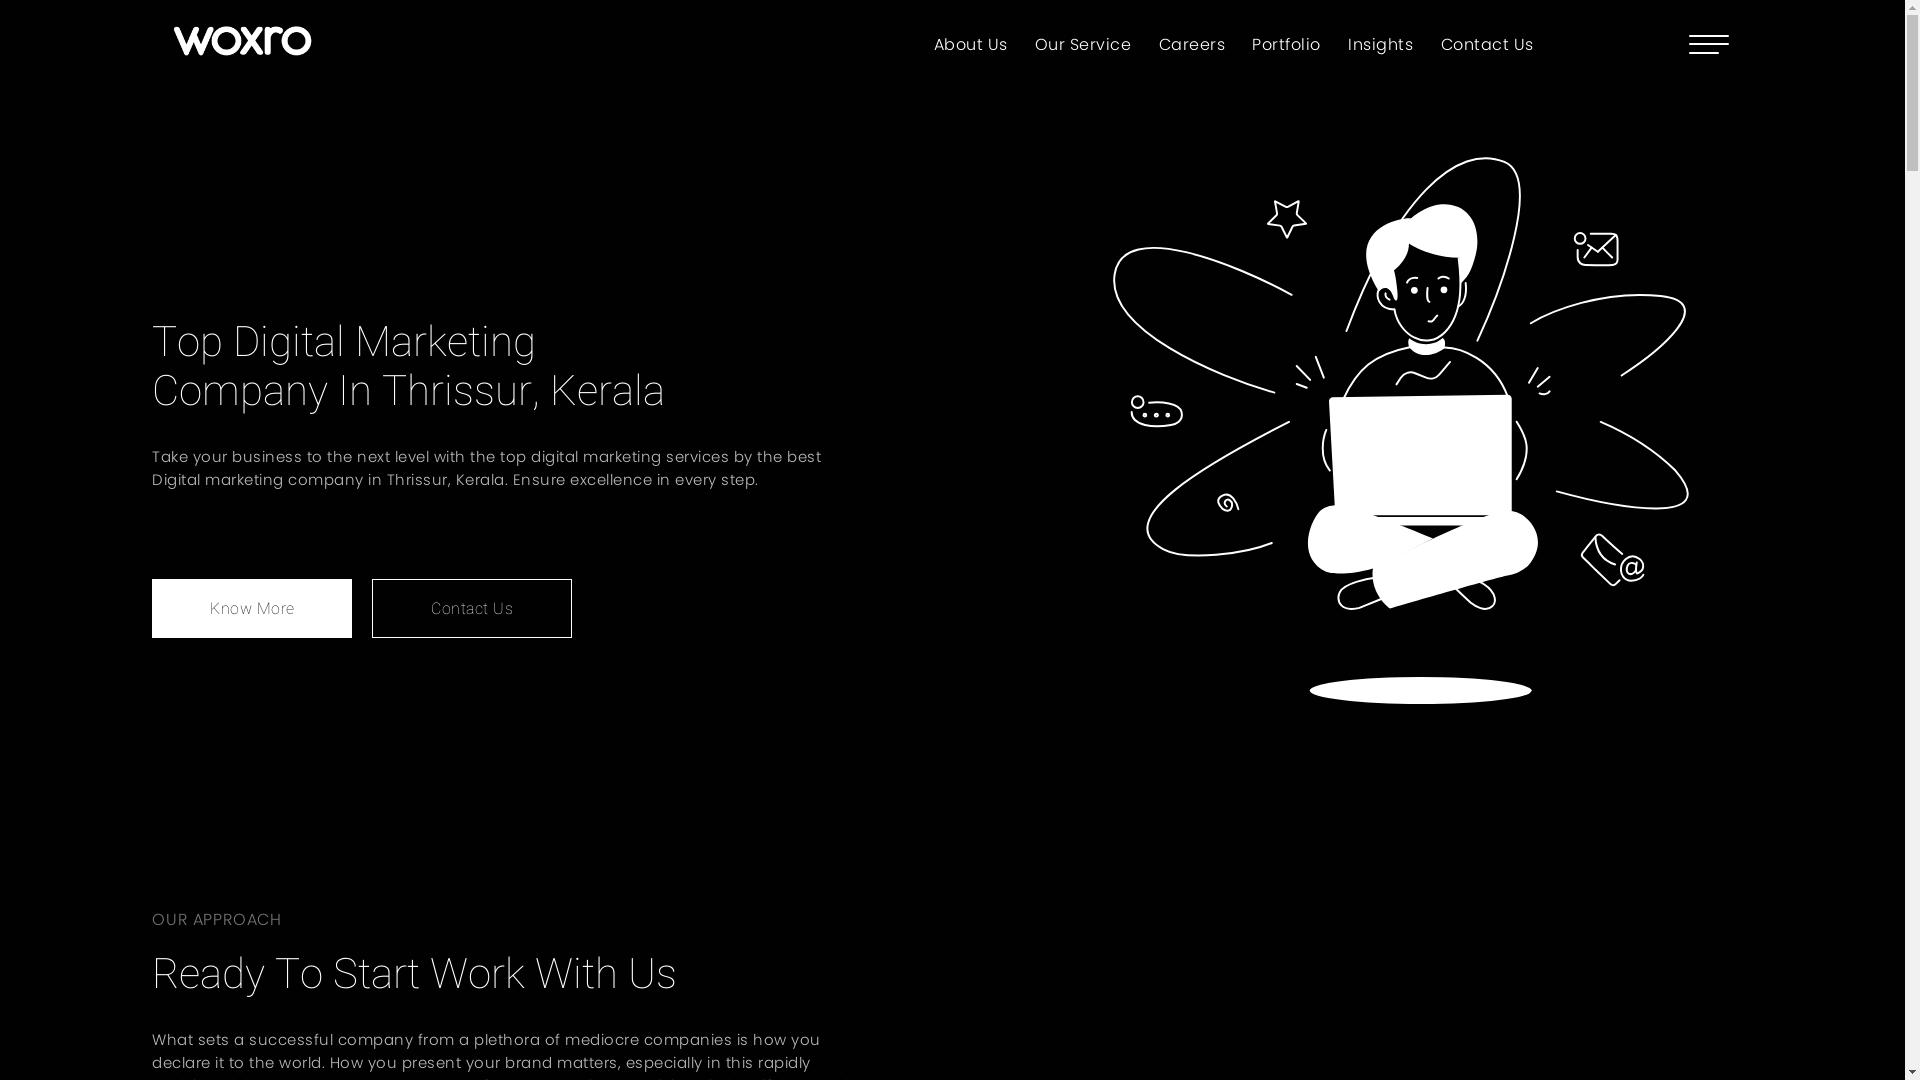 This screenshot has width=1920, height=1080. Describe the element at coordinates (250, 607) in the screenshot. I see `'Know More'` at that location.